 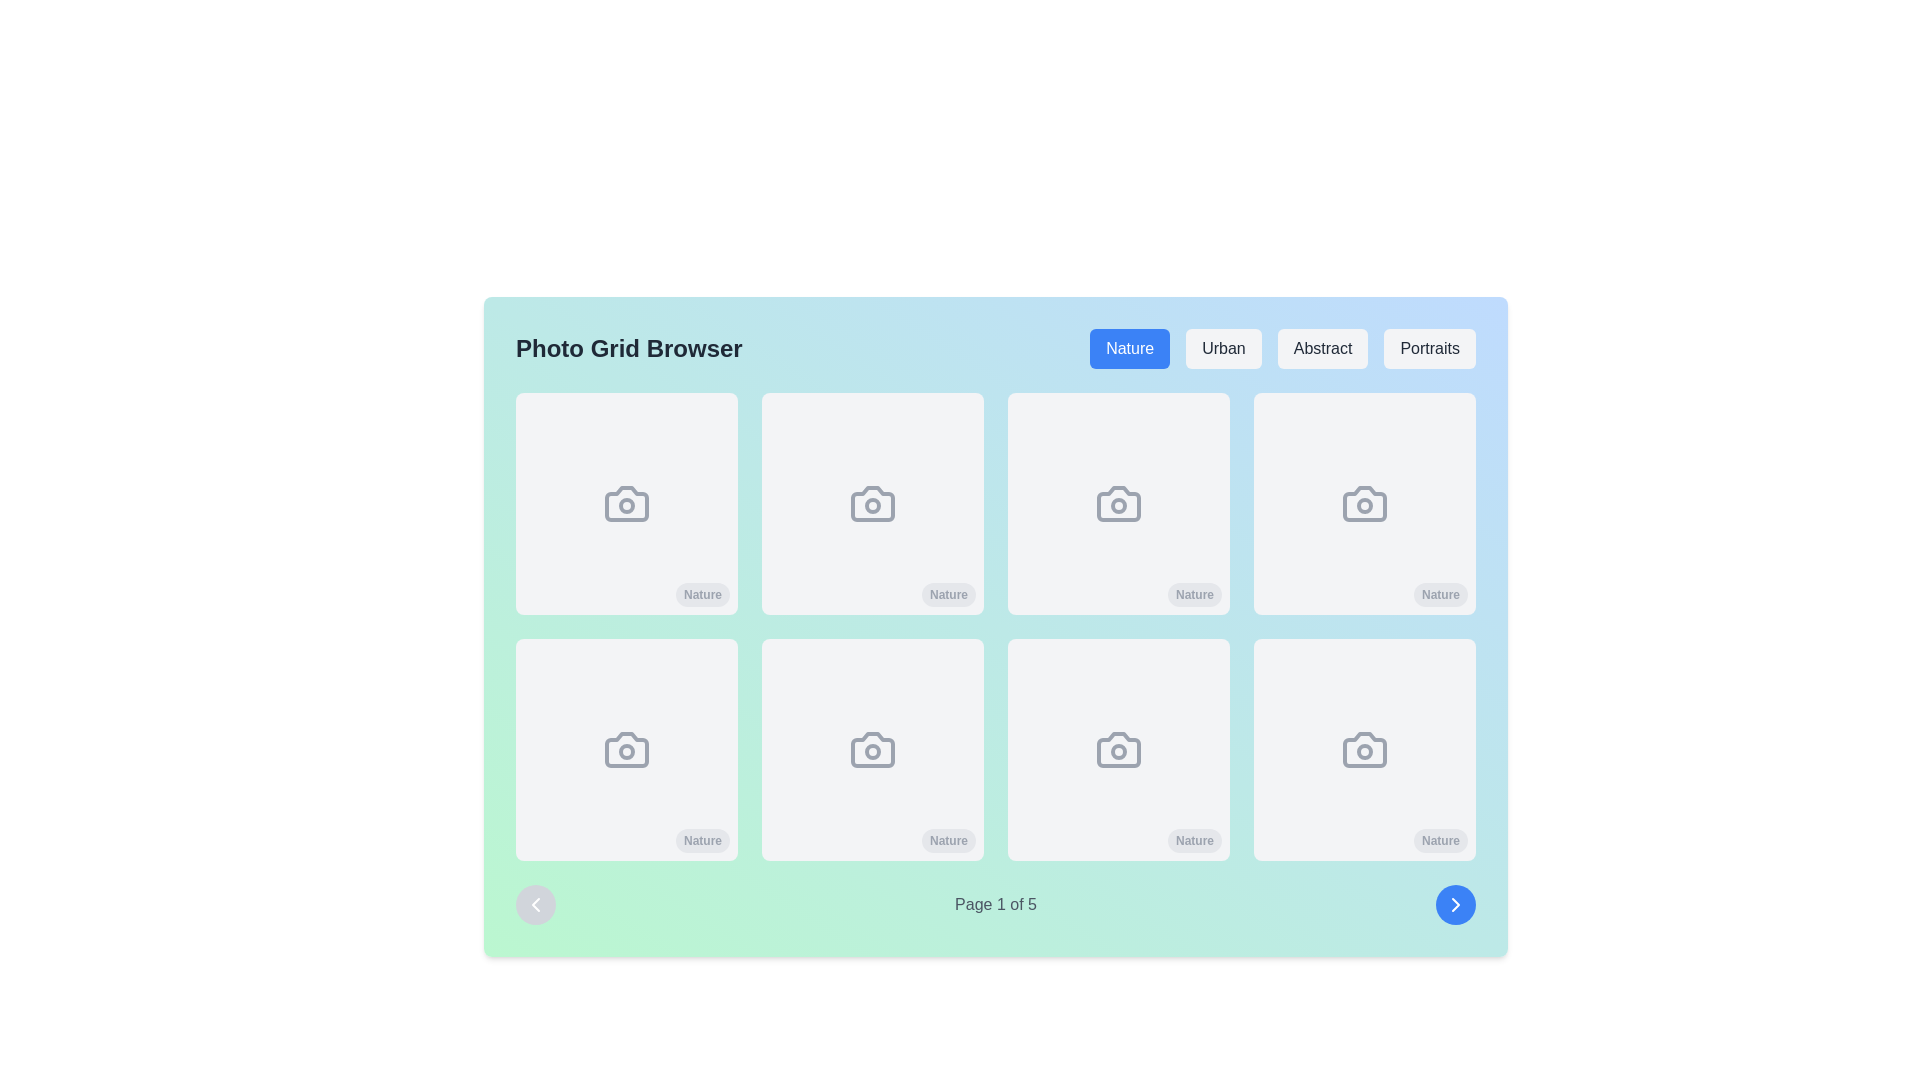 What do you see at coordinates (873, 503) in the screenshot?
I see `the 'Nature' icon in the grid layout to initiate an action` at bounding box center [873, 503].